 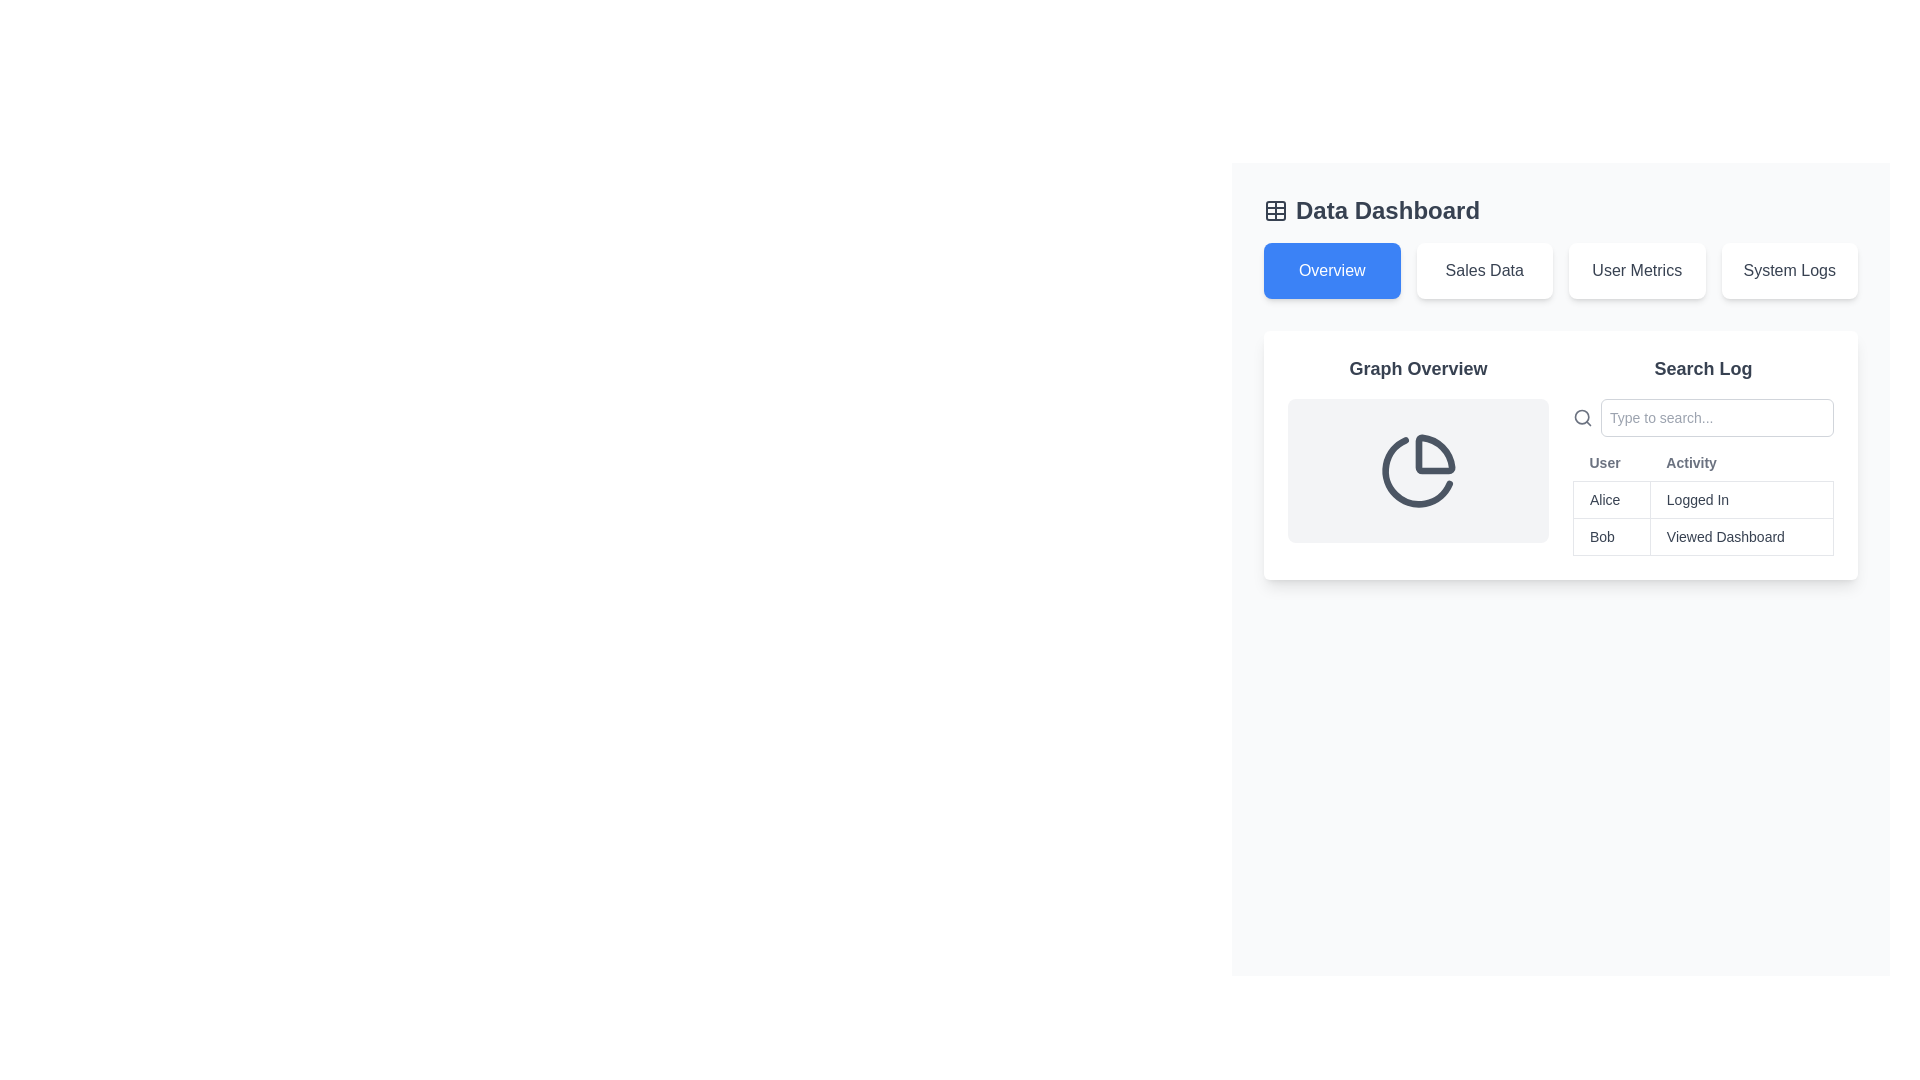 What do you see at coordinates (1702, 463) in the screenshot?
I see `the Table Header Row containing the text 'UserActivity' in the 'Search Log' section of the dashboard` at bounding box center [1702, 463].